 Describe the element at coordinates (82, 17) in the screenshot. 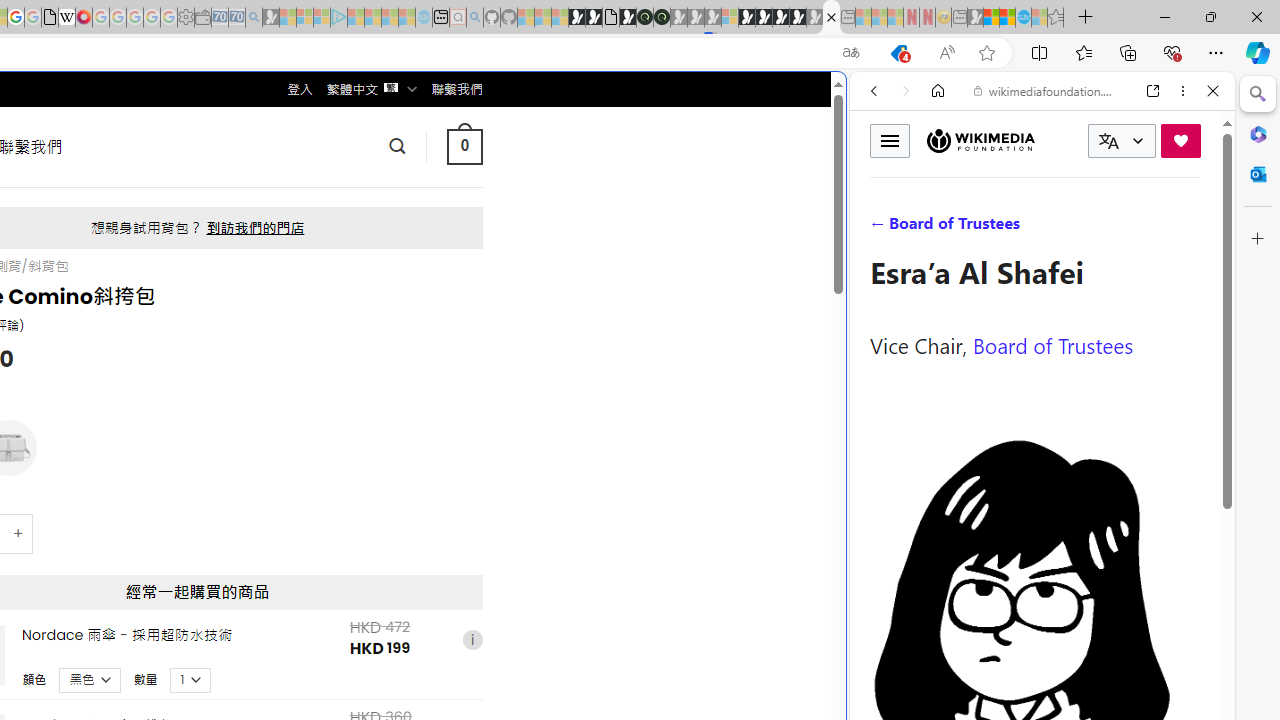

I see `'MediaWiki'` at that location.